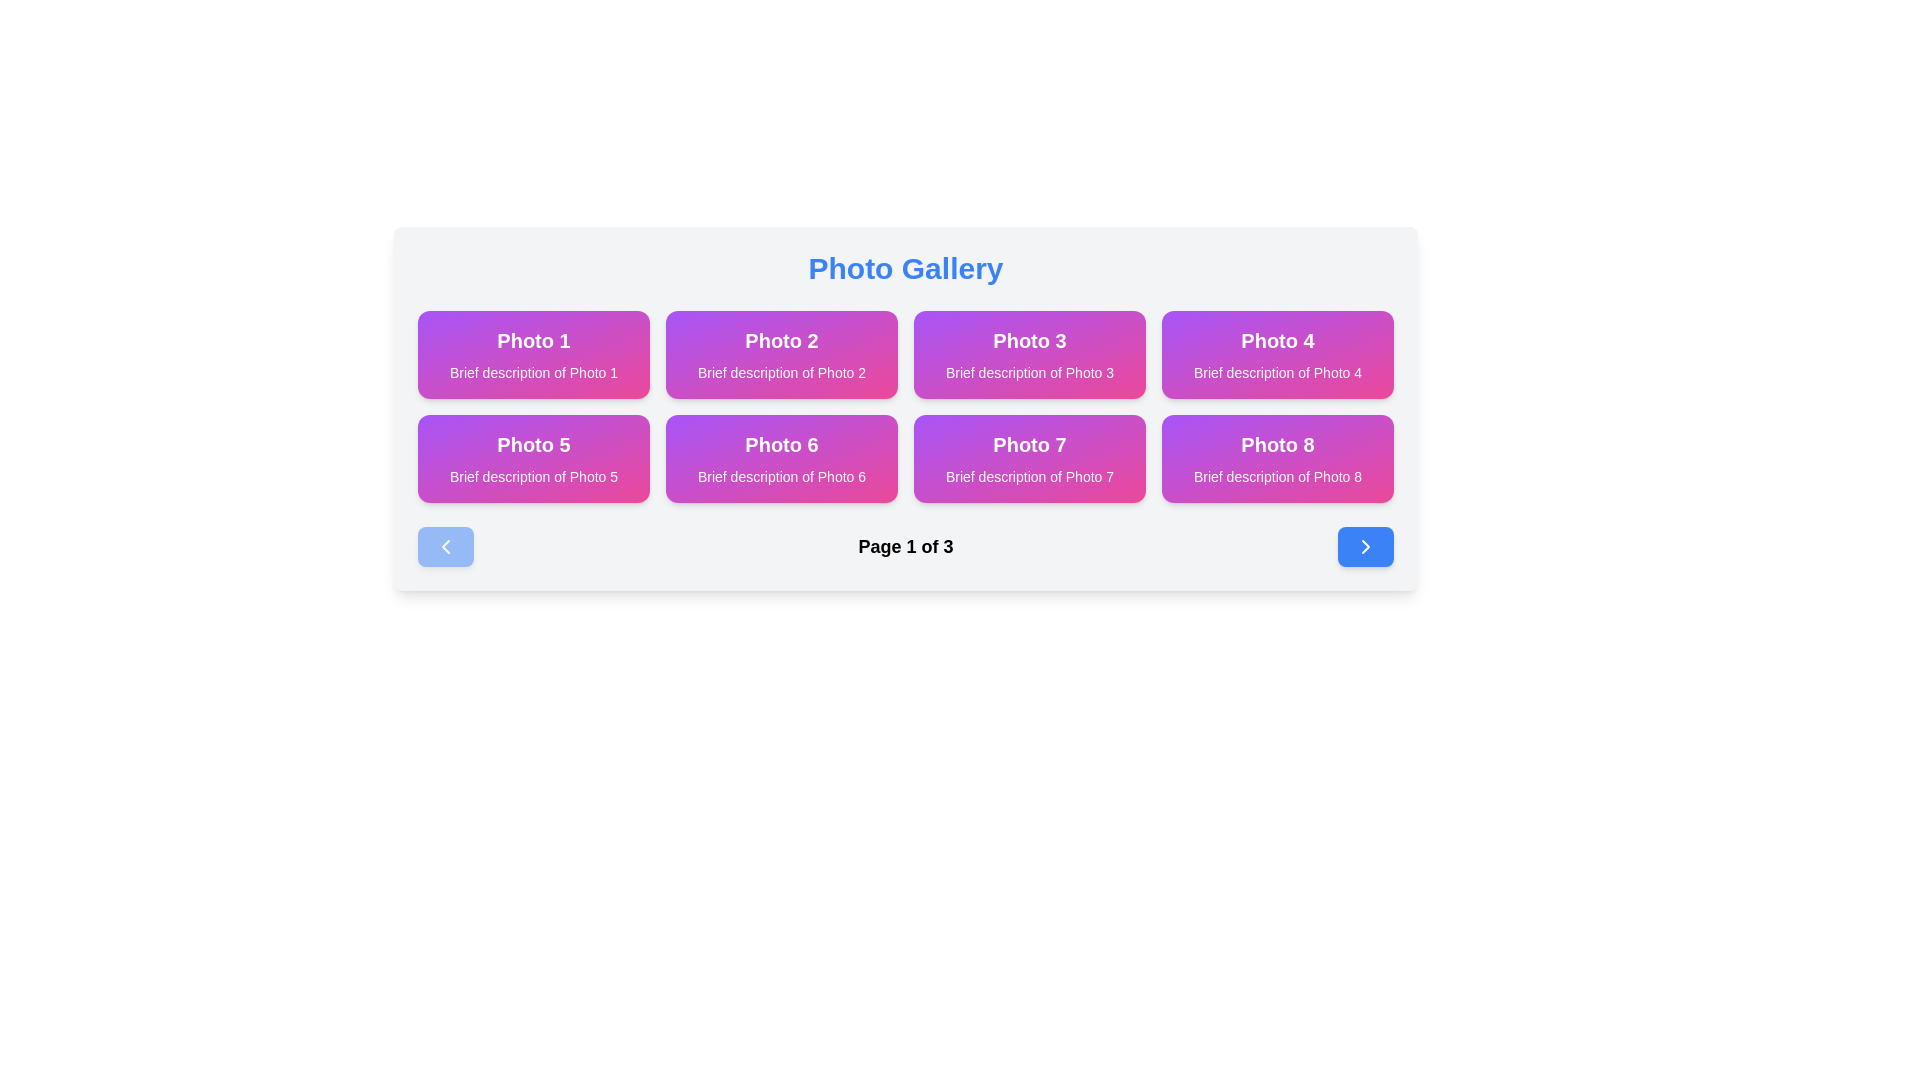  Describe the element at coordinates (905, 547) in the screenshot. I see `the pagination control displaying 'Page 1 of 3' at the bottom center of the photo gallery interface` at that location.